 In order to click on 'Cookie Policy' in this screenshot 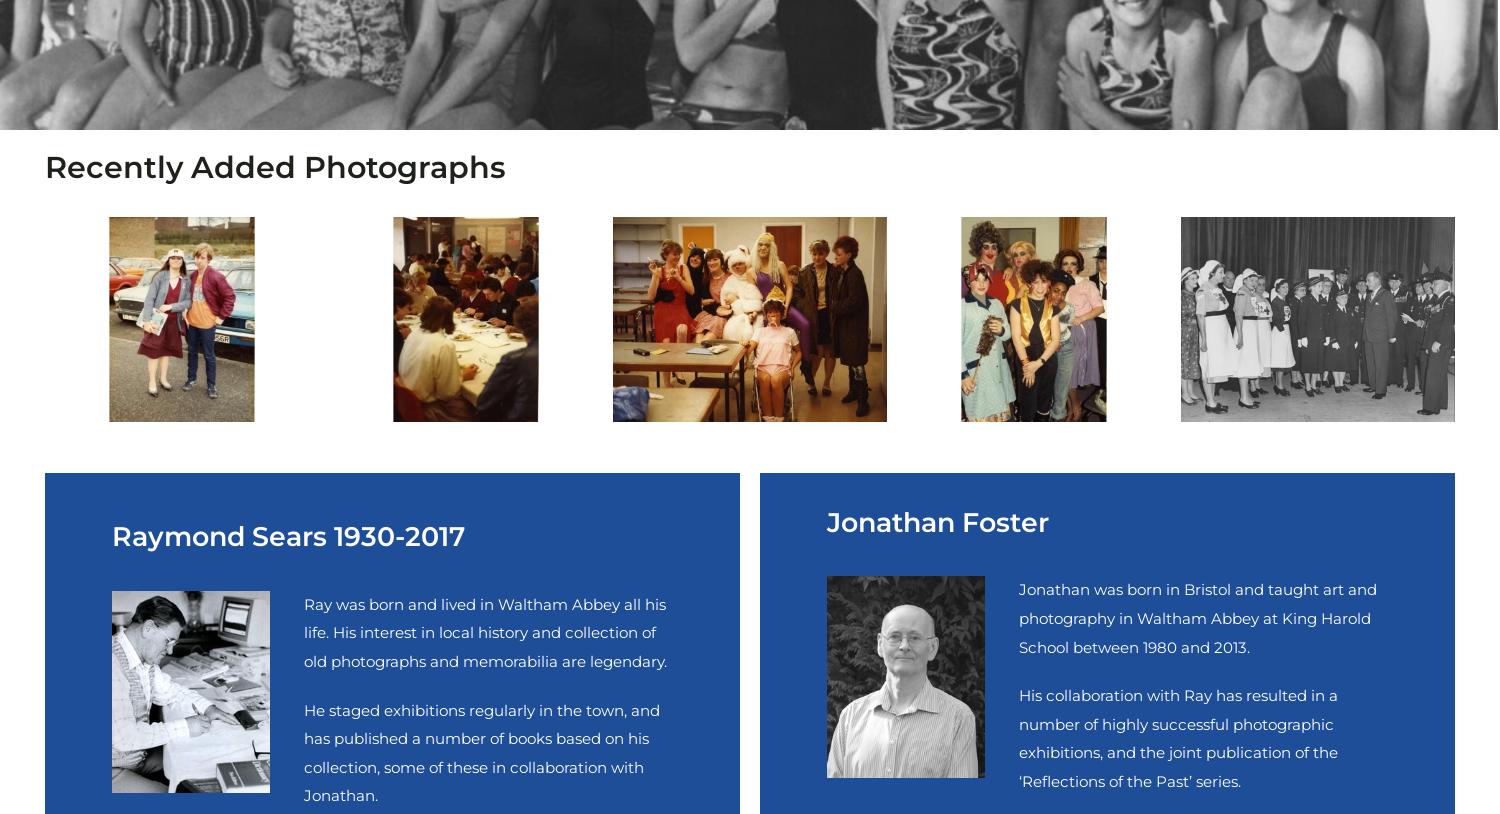, I will do `click(93, 520)`.